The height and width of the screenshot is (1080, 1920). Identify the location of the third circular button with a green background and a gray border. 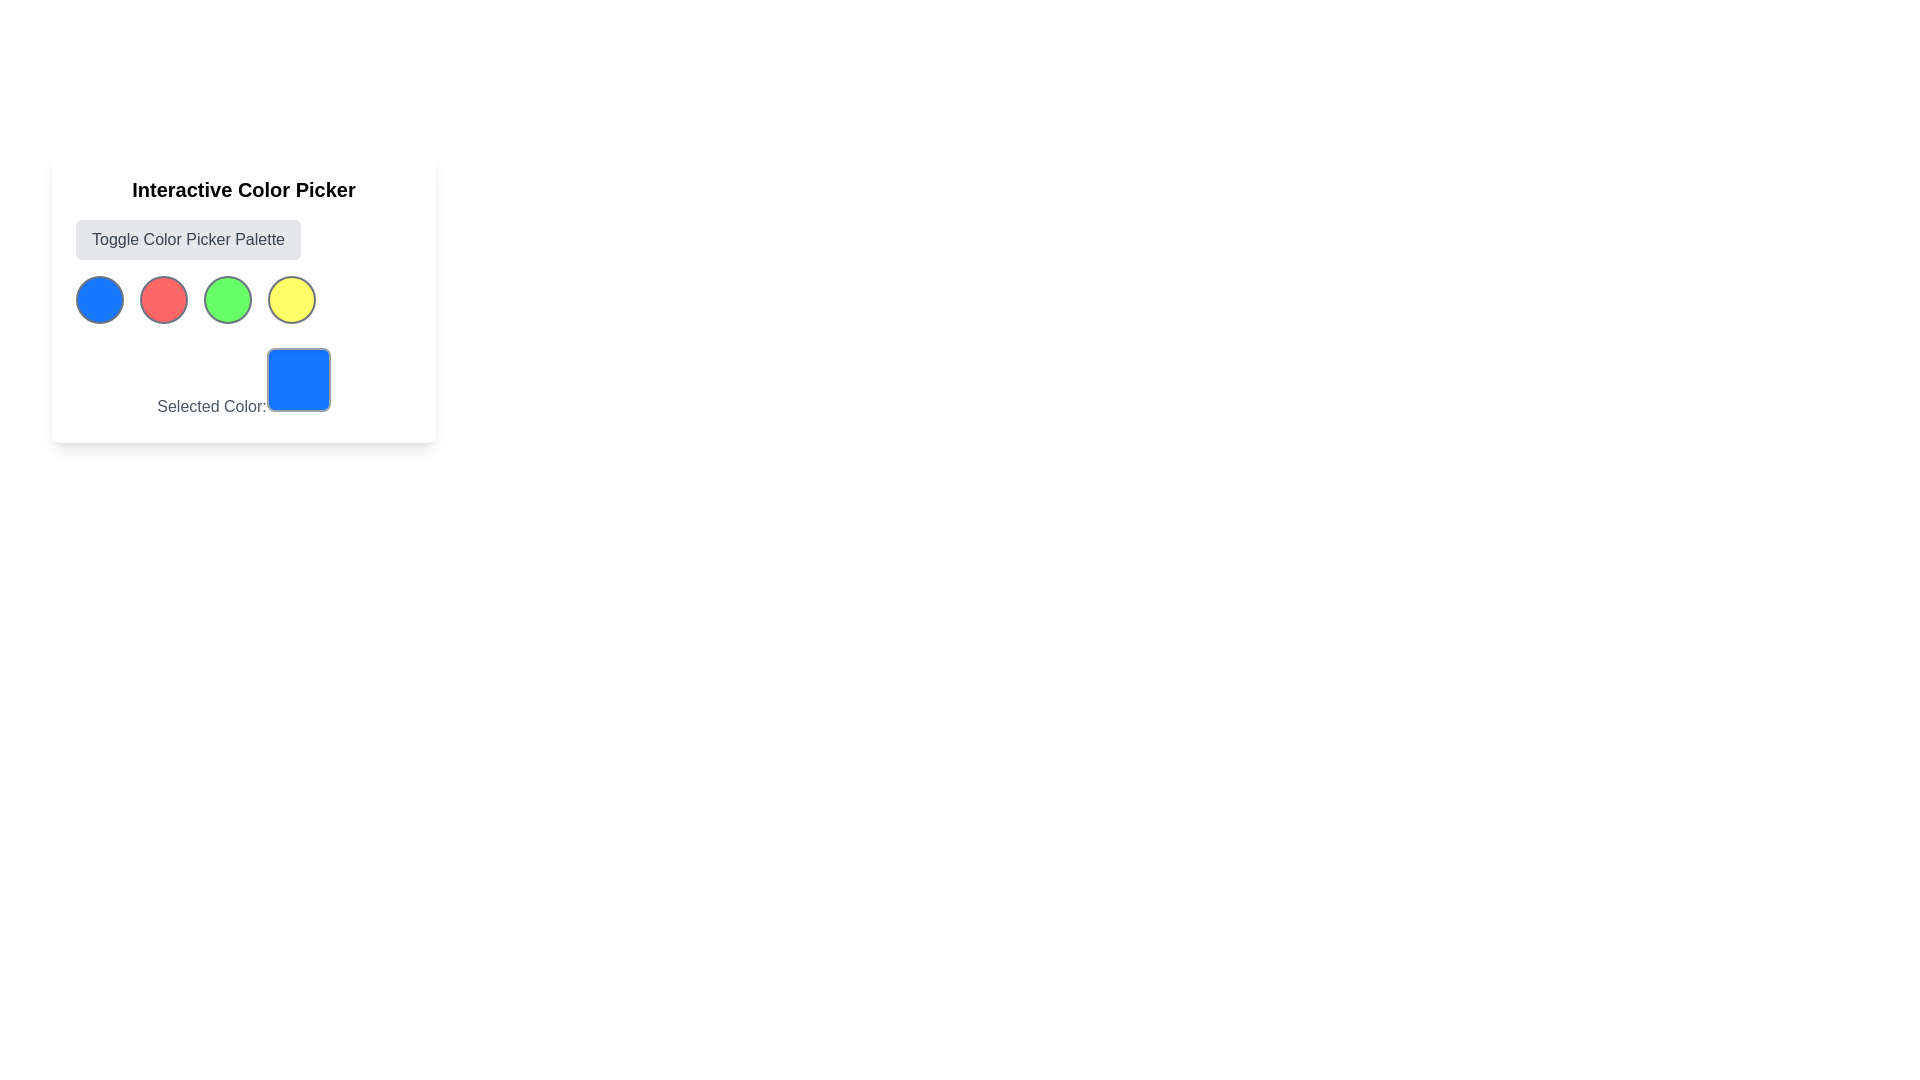
(227, 300).